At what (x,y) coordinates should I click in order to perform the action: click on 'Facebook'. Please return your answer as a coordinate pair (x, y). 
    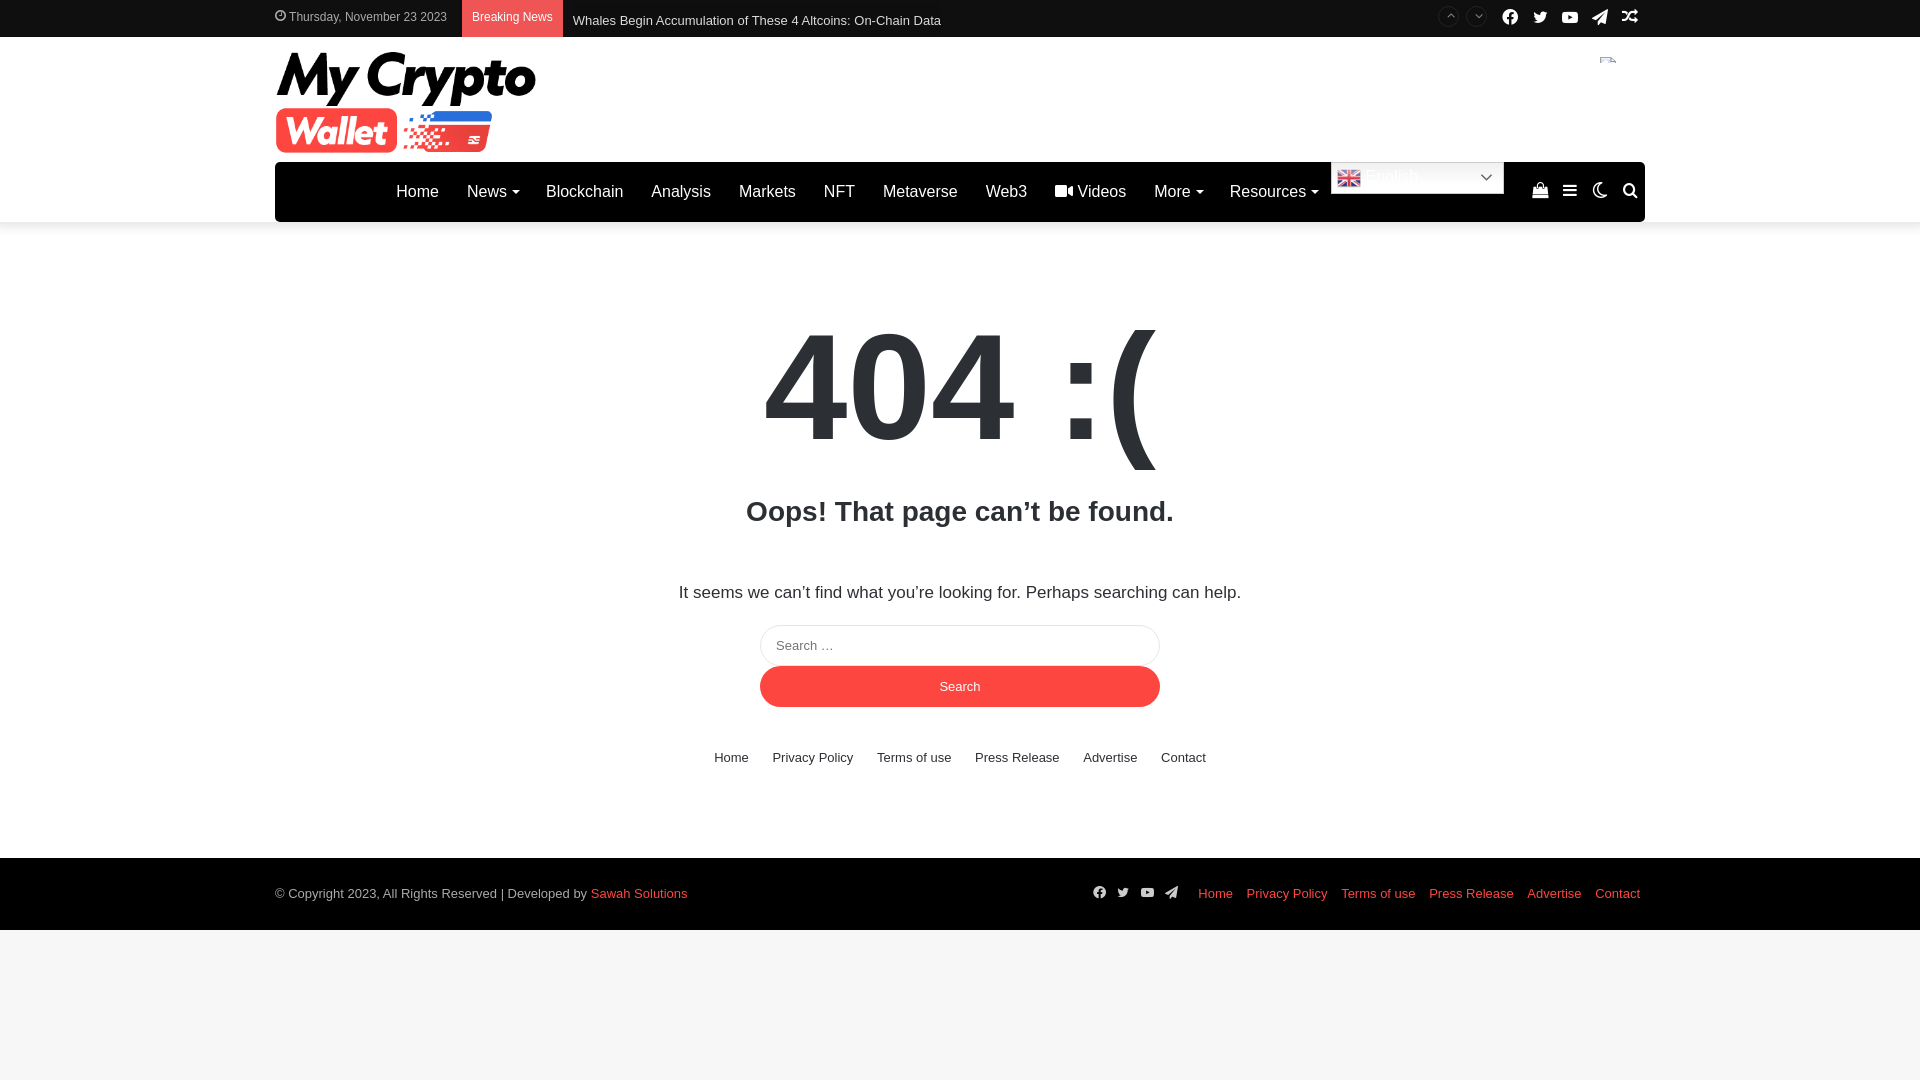
    Looking at the image, I should click on (1510, 18).